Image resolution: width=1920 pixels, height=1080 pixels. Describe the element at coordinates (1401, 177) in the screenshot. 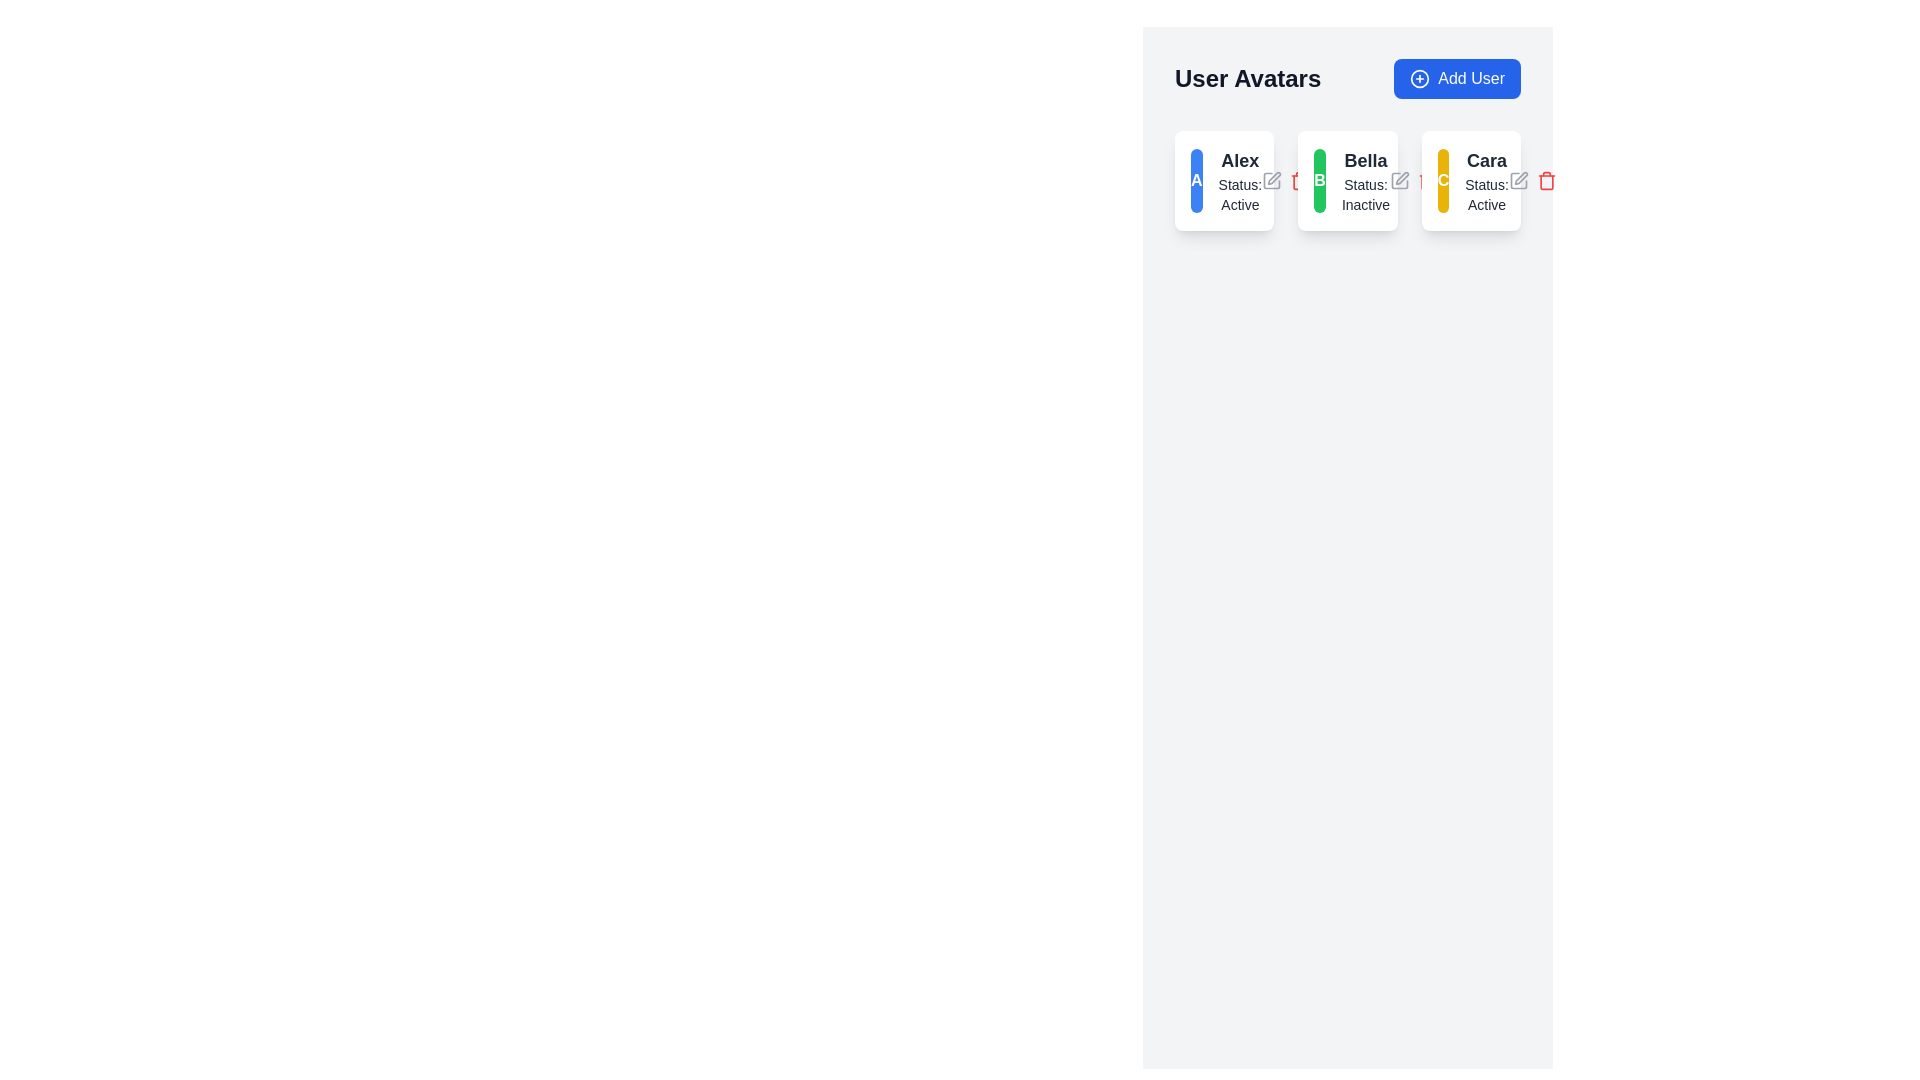

I see `the edit button icon located in the top-right corner of Bella's user card, adjacent to their name and status information` at that location.